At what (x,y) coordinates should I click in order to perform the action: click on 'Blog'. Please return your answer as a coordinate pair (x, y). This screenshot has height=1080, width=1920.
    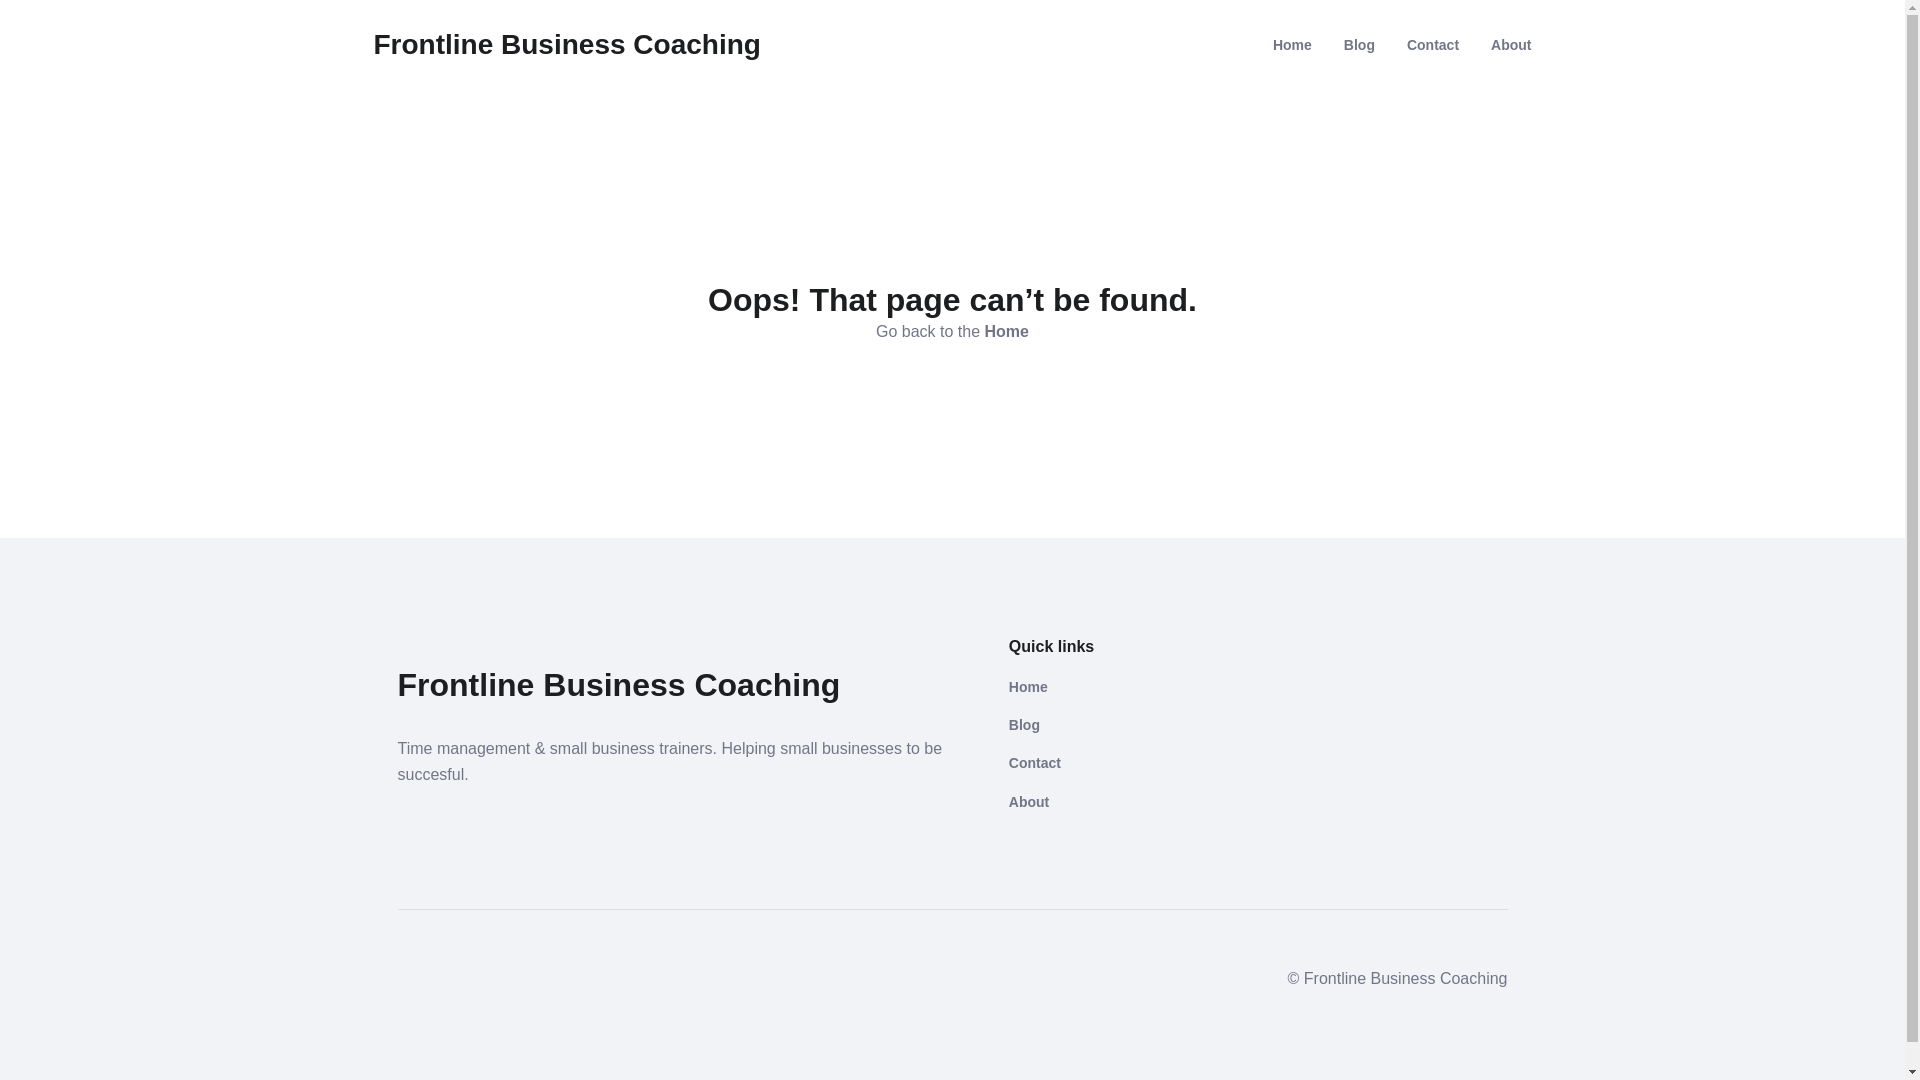
    Looking at the image, I should click on (1121, 725).